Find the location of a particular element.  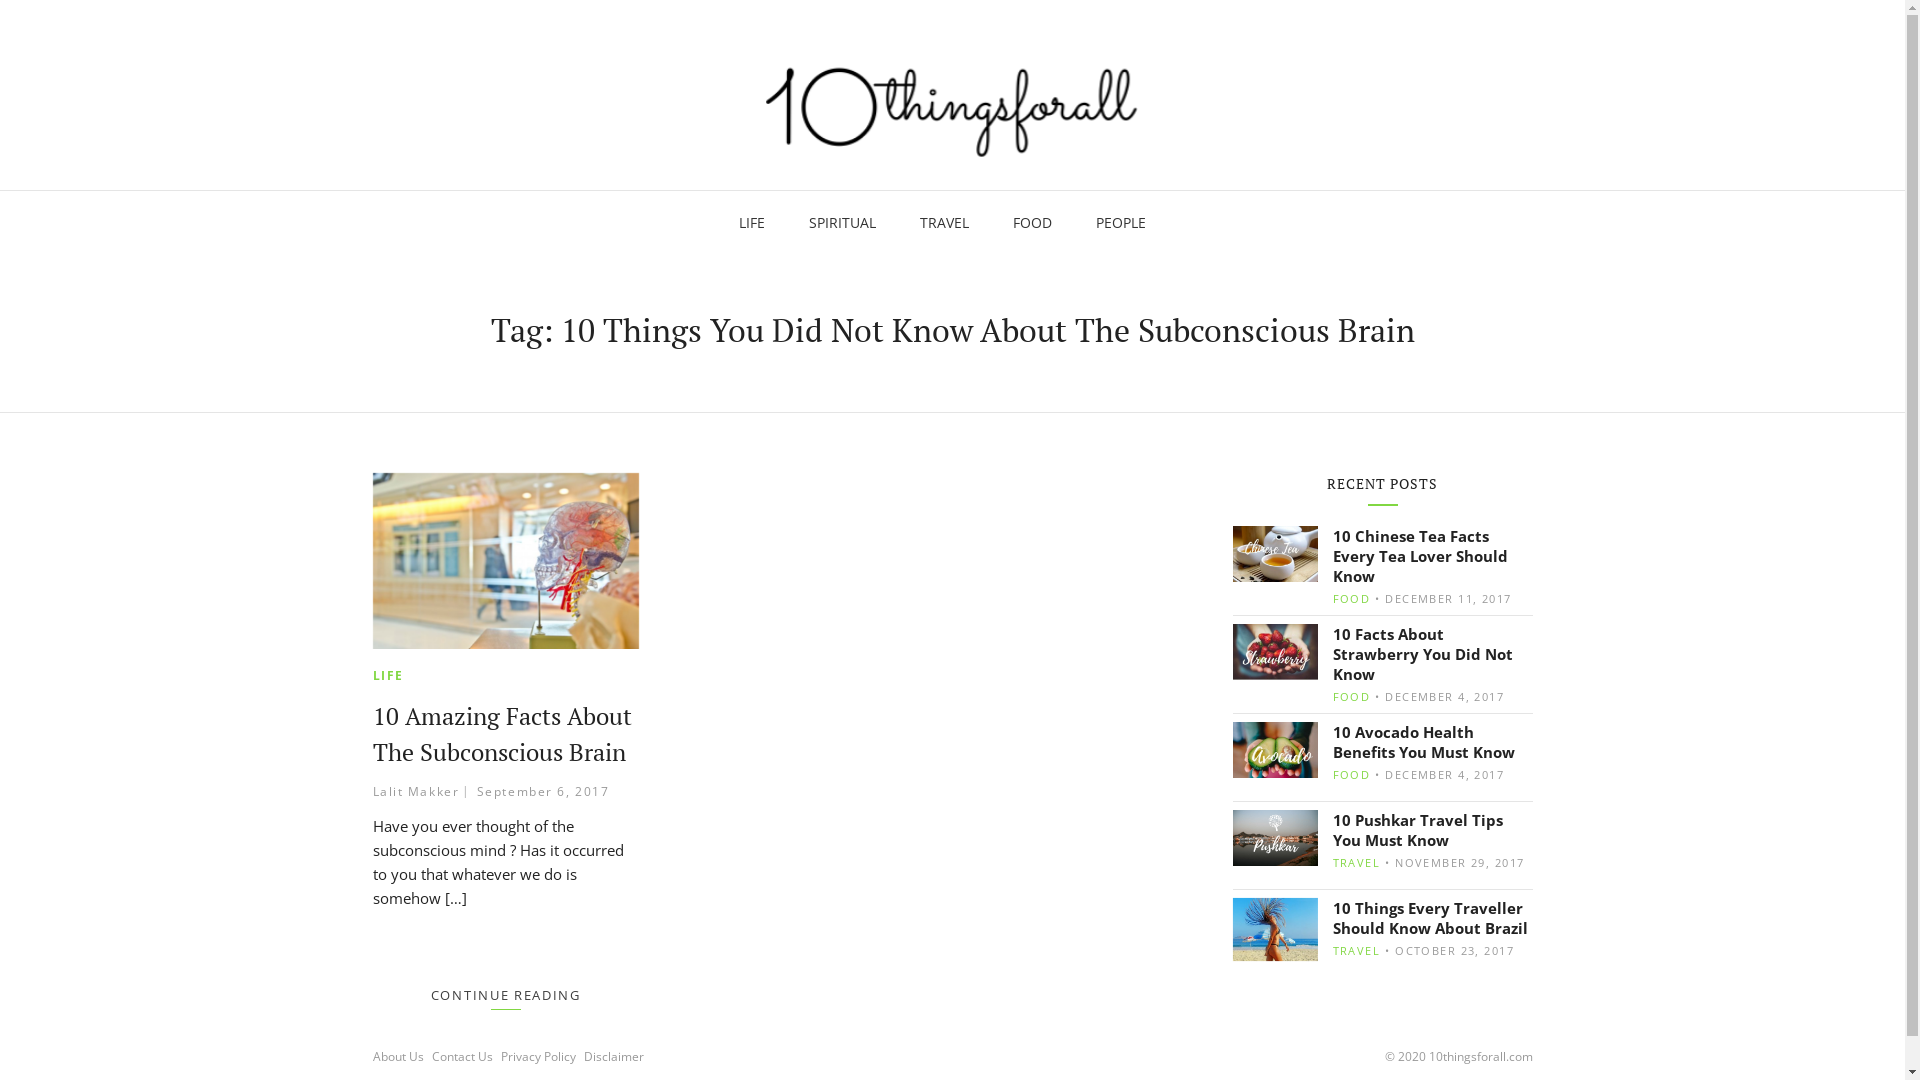

'PEOPLE' is located at coordinates (1121, 219).